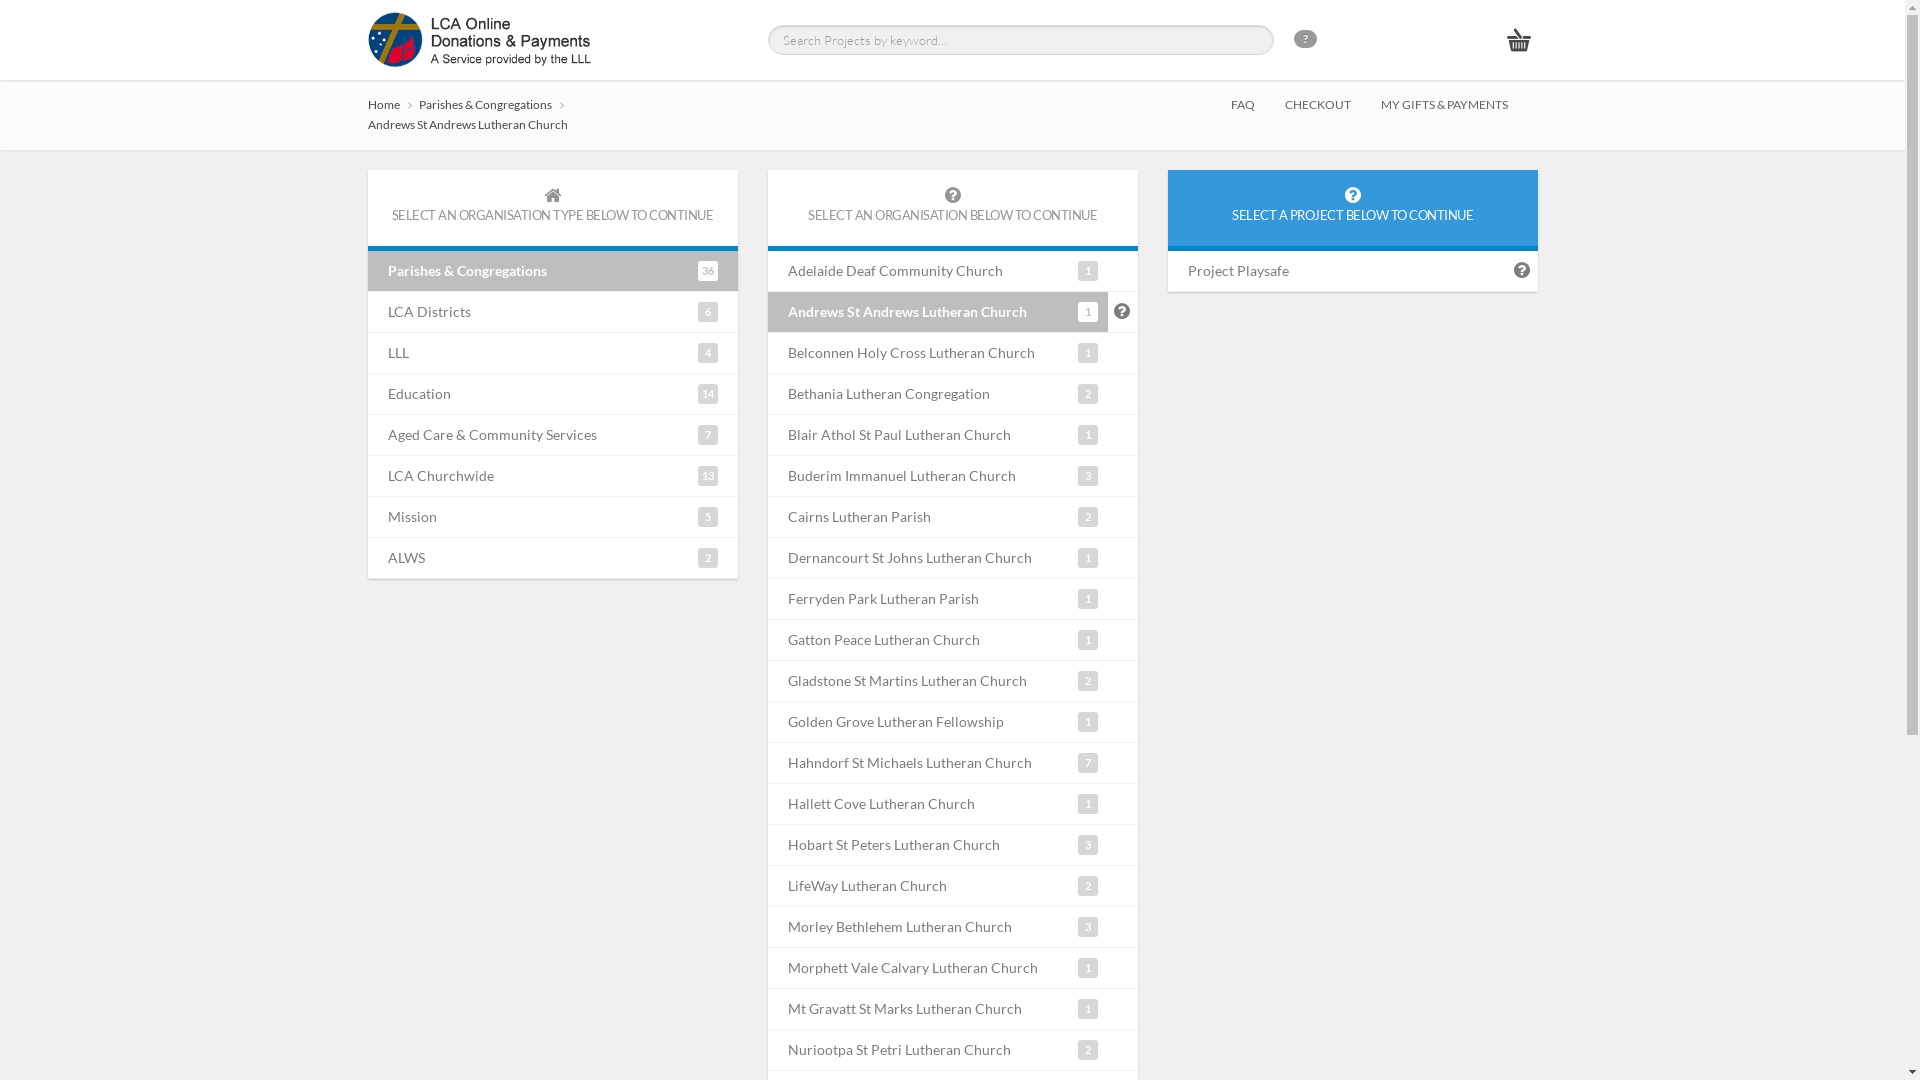  Describe the element at coordinates (936, 475) in the screenshot. I see `'3` at that location.